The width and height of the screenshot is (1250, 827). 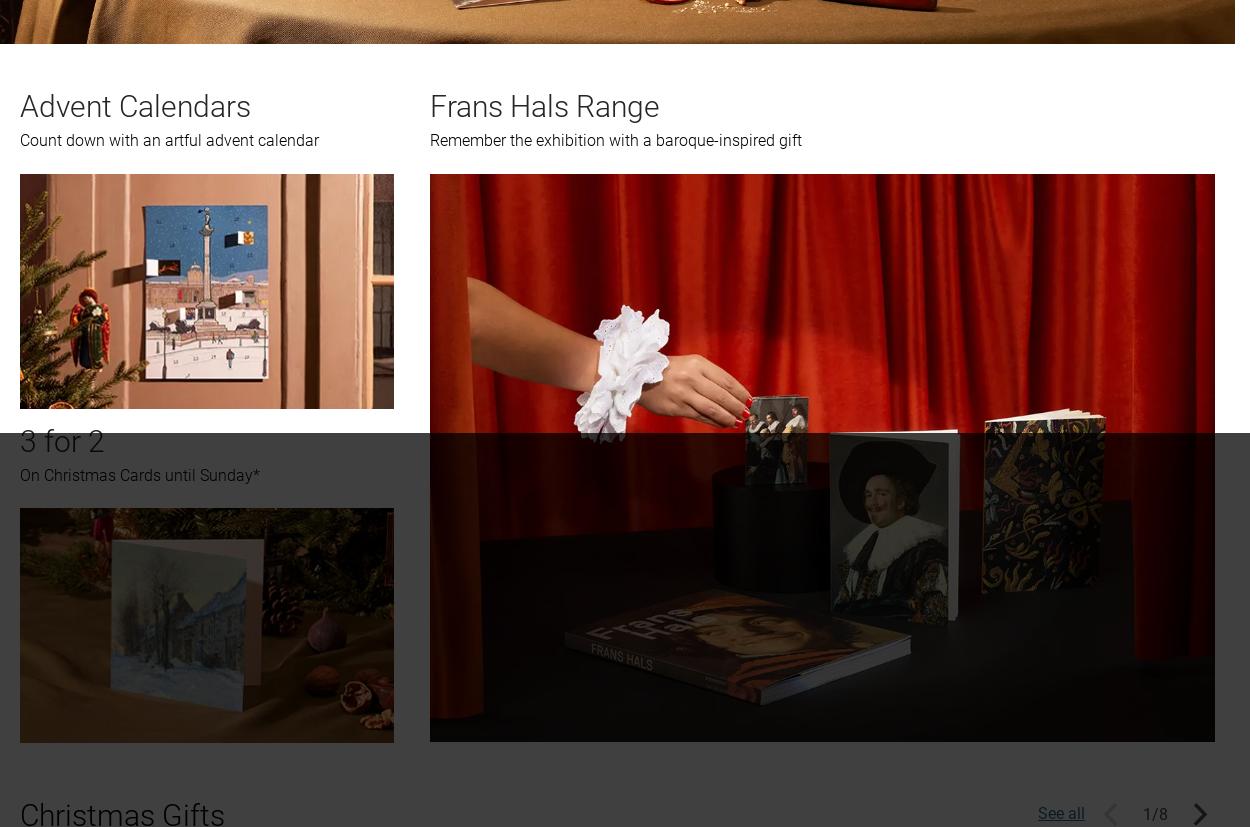 I want to click on 'A custom print for Christmas?', so click(x=138, y=252).